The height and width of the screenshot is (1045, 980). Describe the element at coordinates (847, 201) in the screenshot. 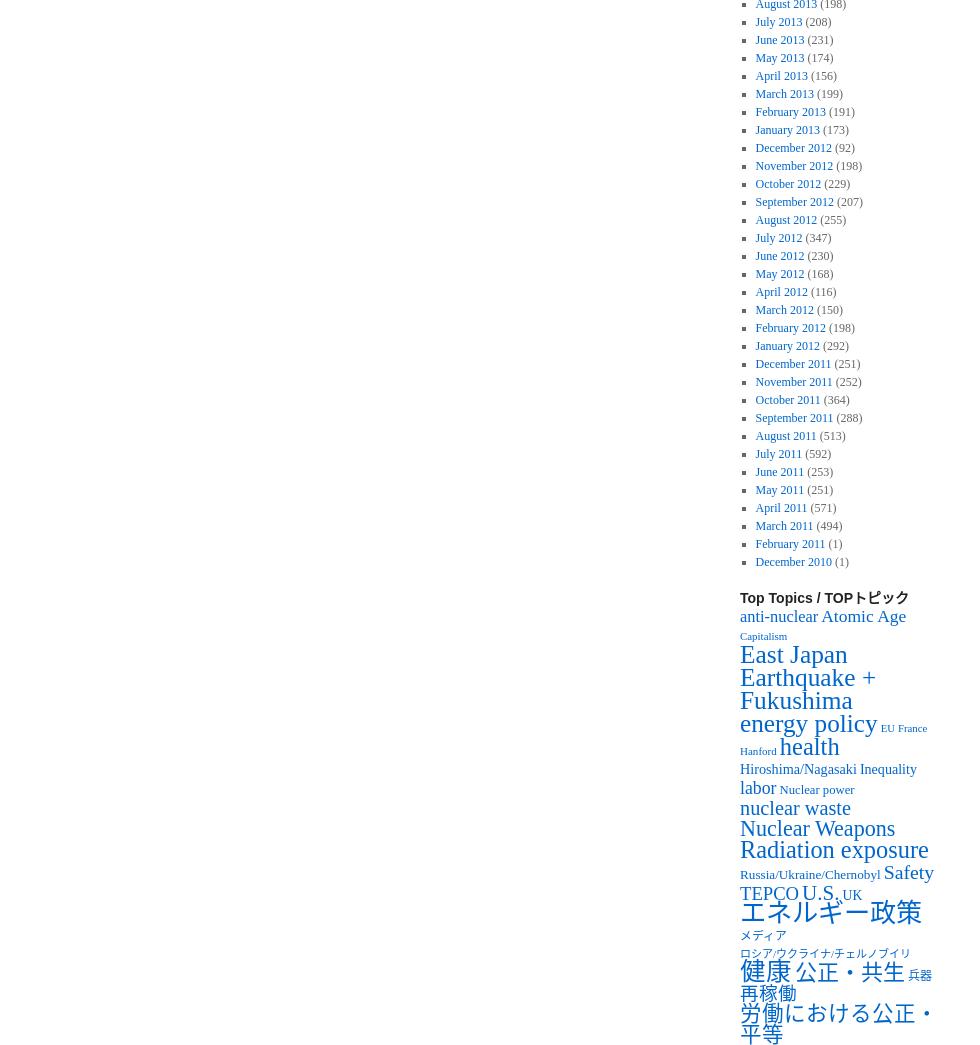

I see `'(207)'` at that location.